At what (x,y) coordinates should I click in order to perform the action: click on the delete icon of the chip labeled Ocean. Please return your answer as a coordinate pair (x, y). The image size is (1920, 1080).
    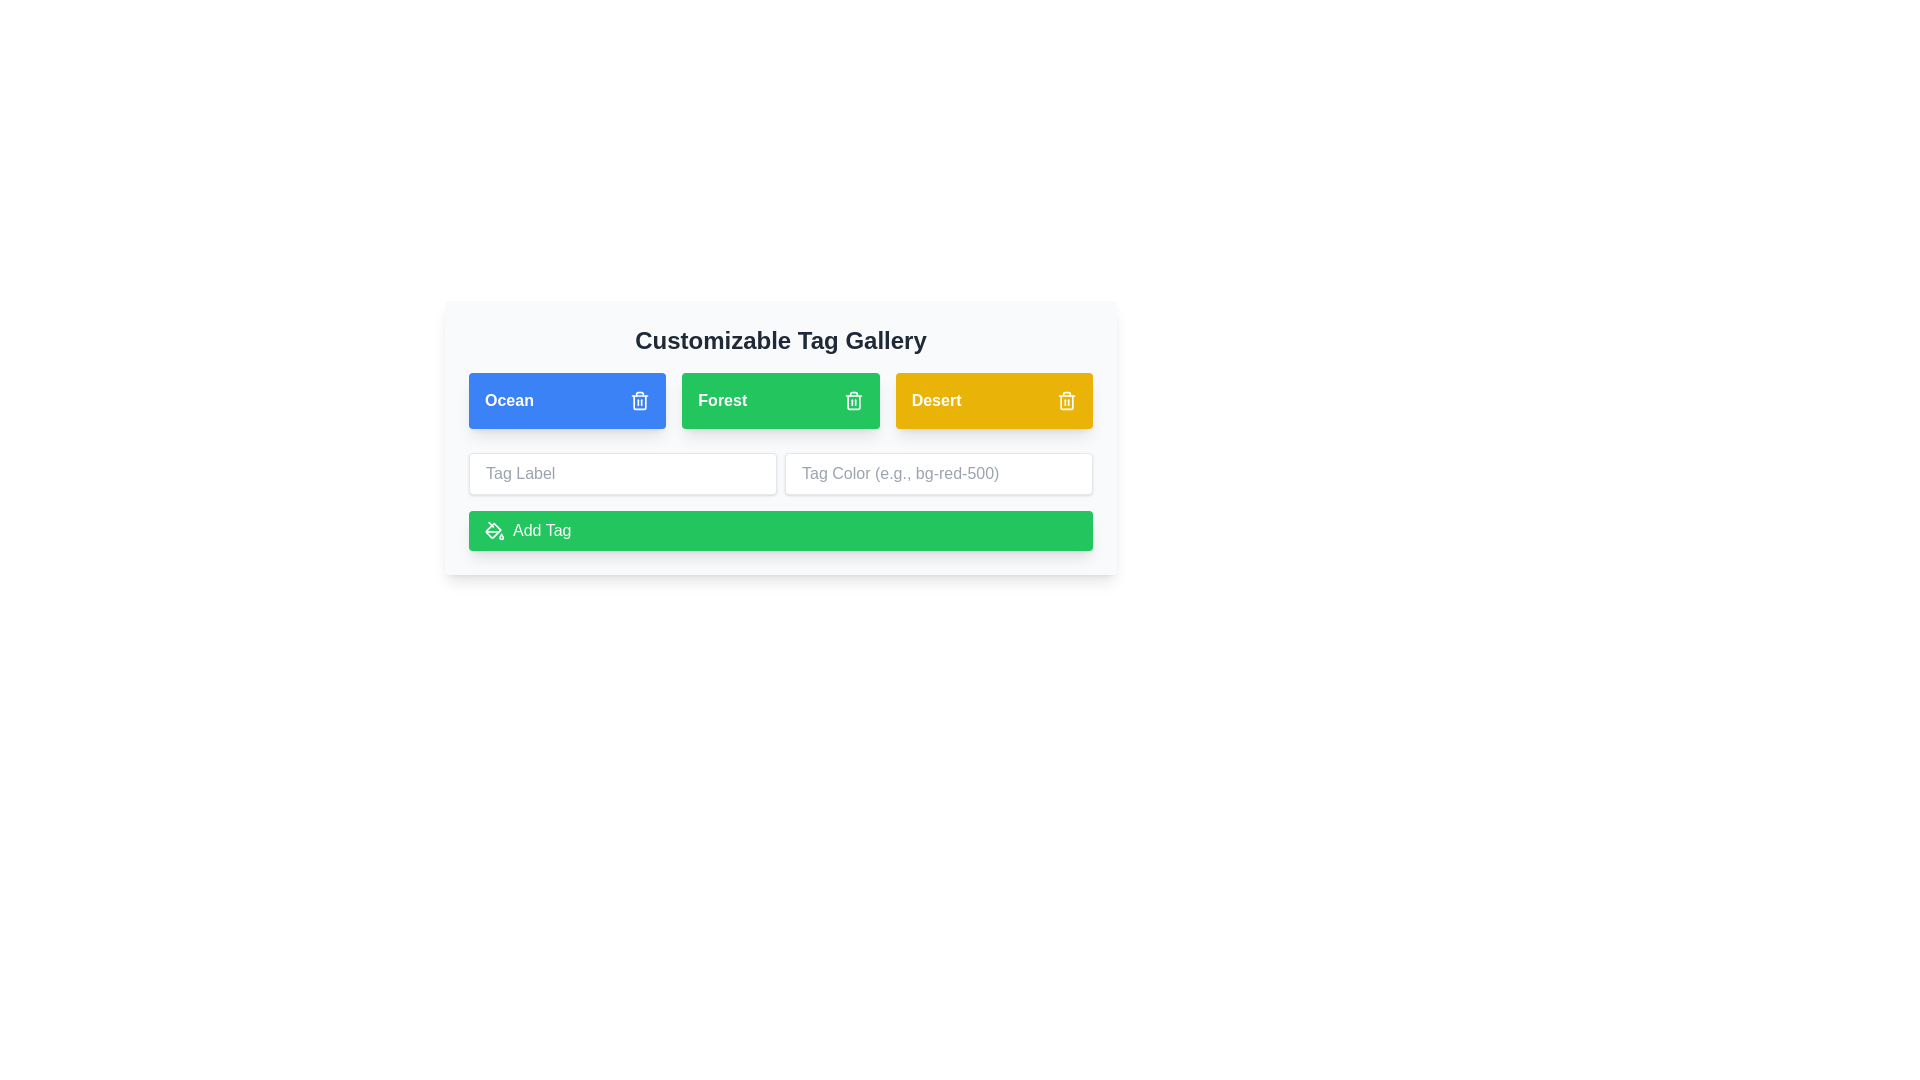
    Looking at the image, I should click on (640, 401).